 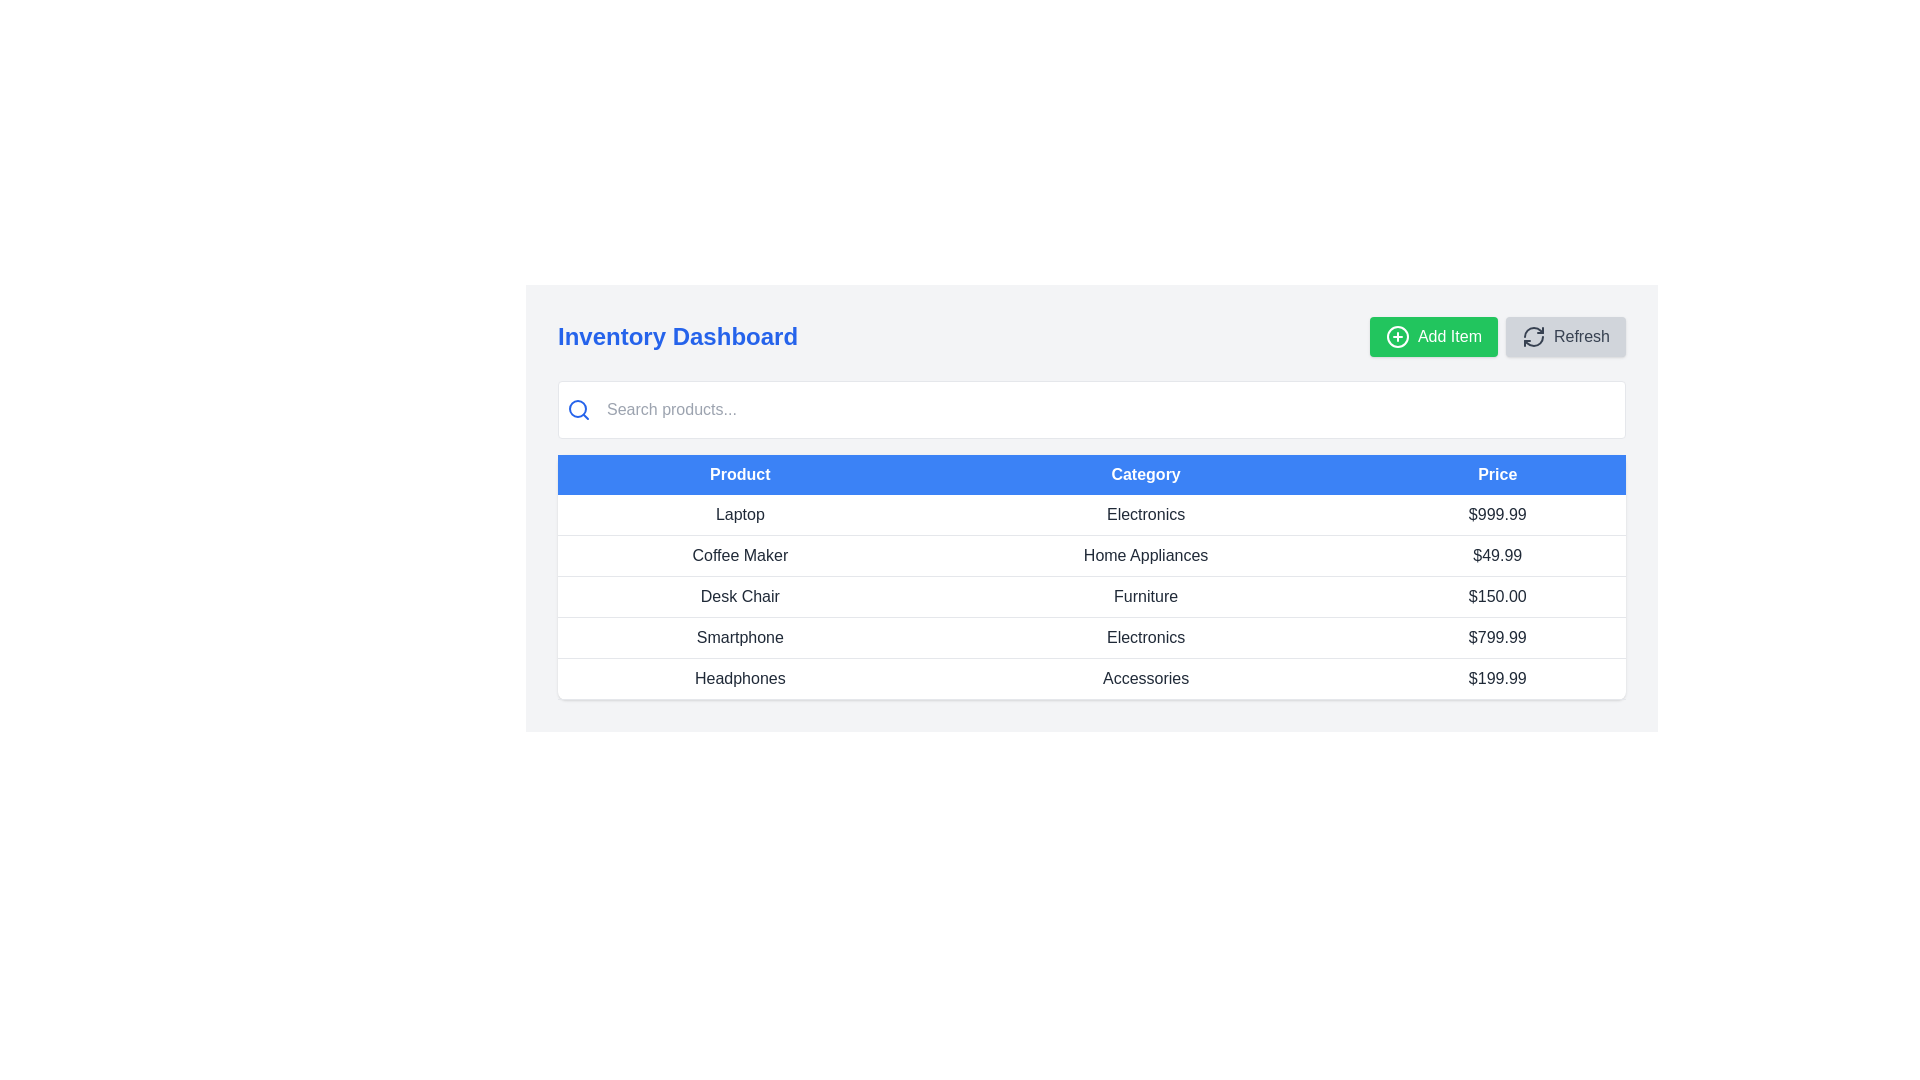 What do you see at coordinates (1564, 335) in the screenshot?
I see `the 'Refresh' button located at the top-right corner of the interface, which has a light gray background and a dark gray circular arrow symbol` at bounding box center [1564, 335].